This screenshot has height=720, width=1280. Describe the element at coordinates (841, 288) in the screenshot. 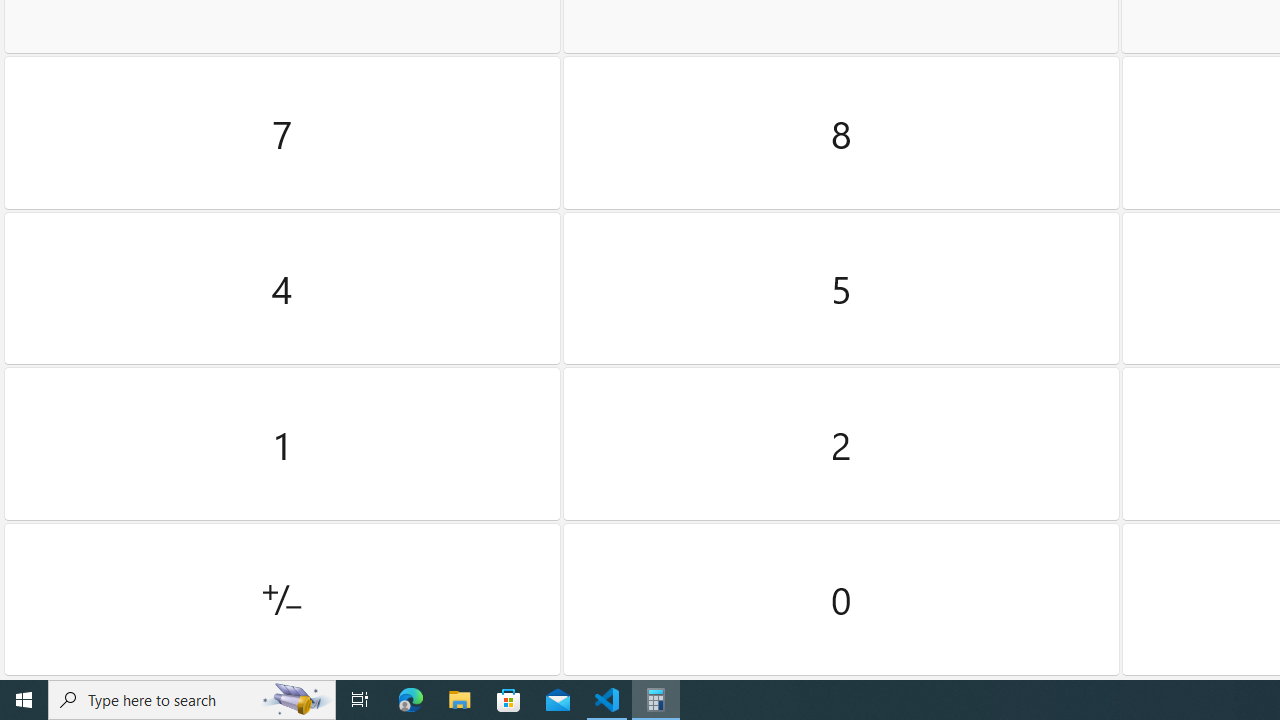

I see `'Five'` at that location.